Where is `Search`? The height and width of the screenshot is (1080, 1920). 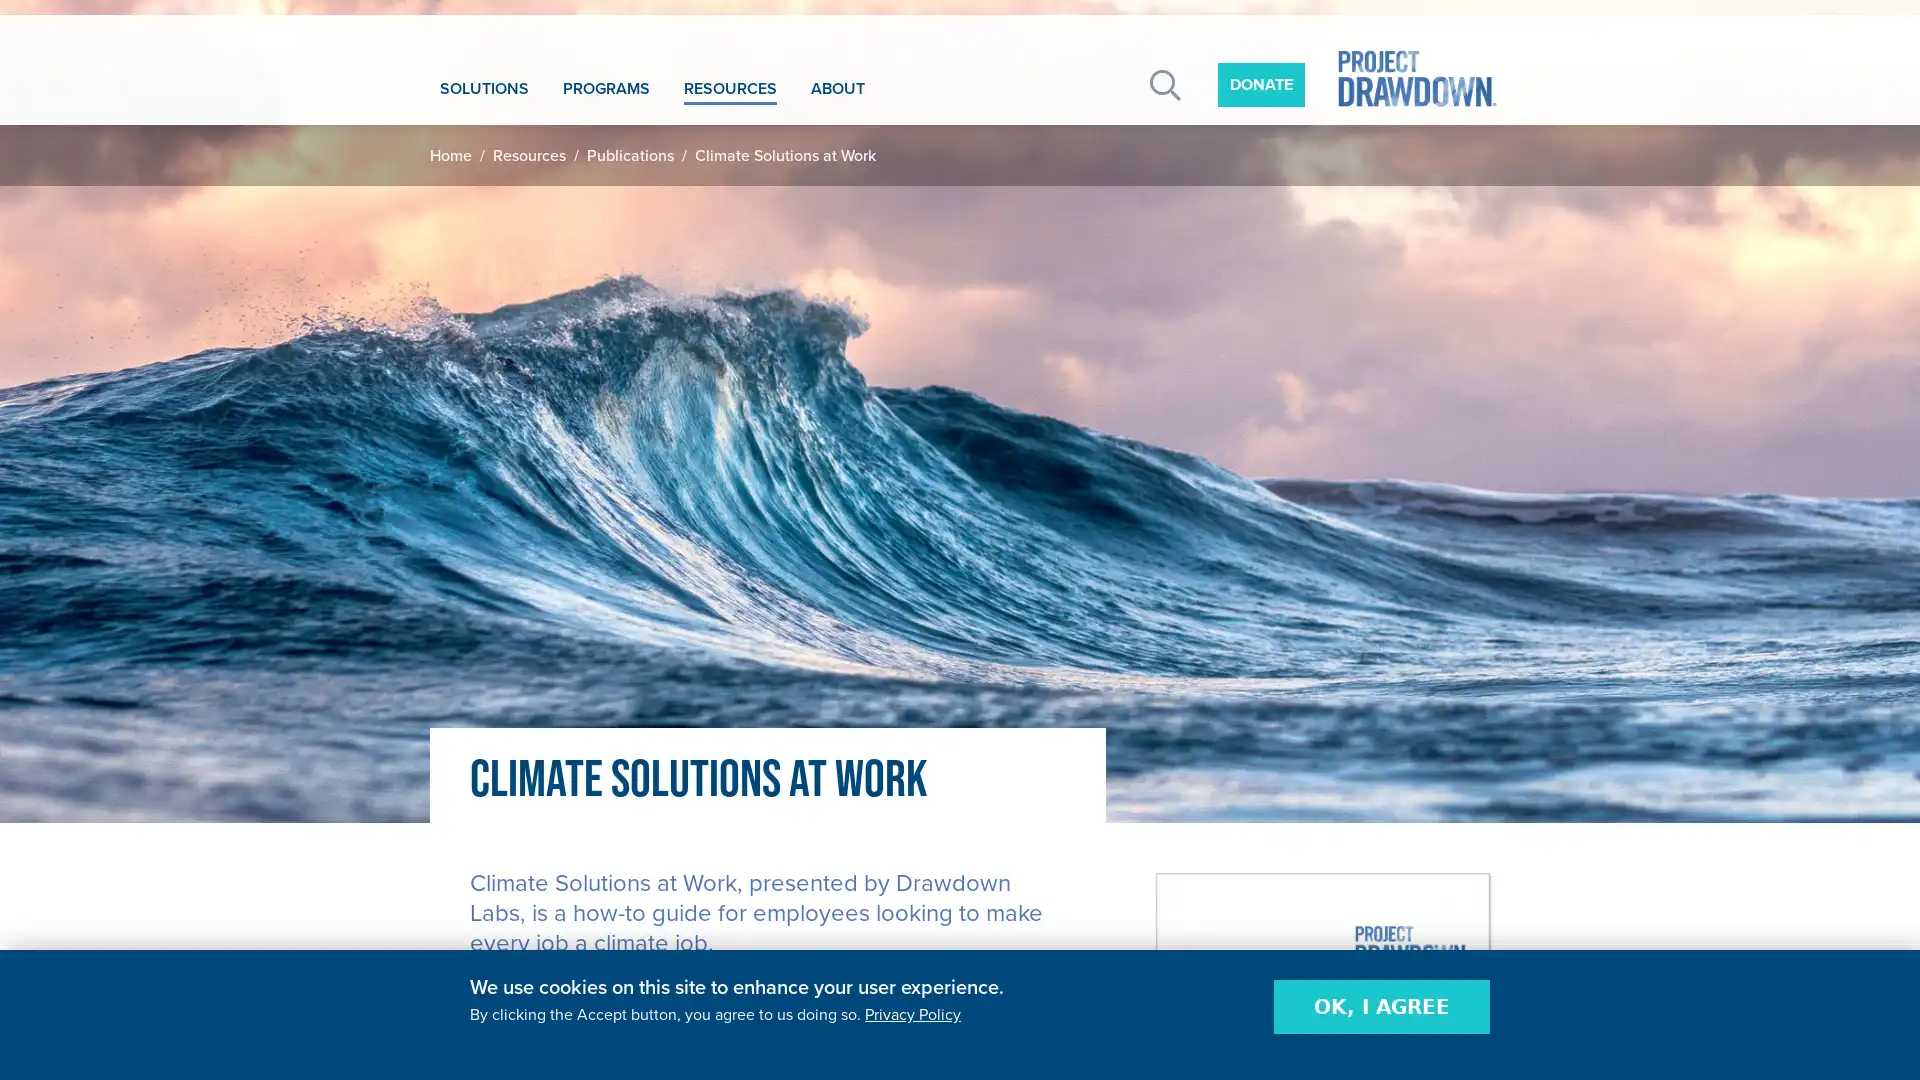
Search is located at coordinates (1165, 84).